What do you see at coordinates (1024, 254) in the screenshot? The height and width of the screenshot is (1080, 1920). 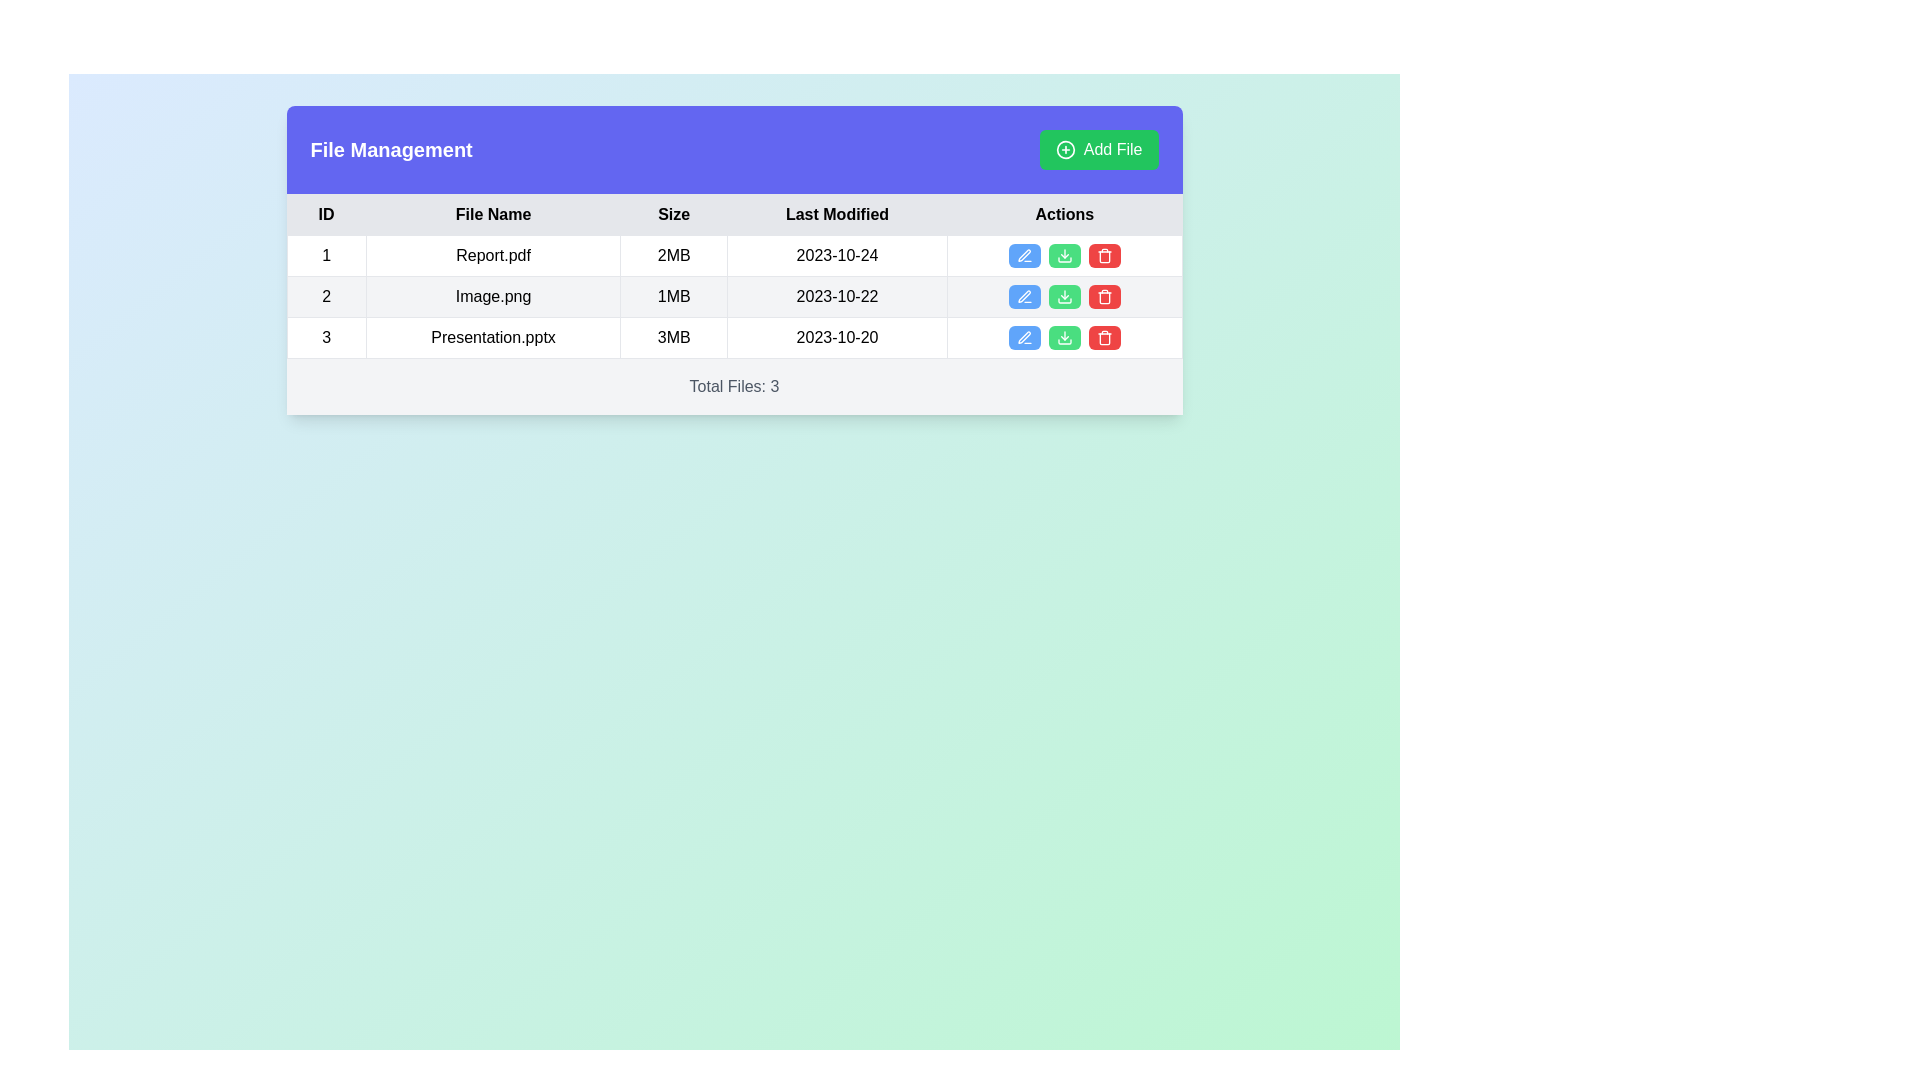 I see `the small rectangular blue button with rounded corners that contains a pen icon, located in the 'Actions' column of the first row of the table` at bounding box center [1024, 254].